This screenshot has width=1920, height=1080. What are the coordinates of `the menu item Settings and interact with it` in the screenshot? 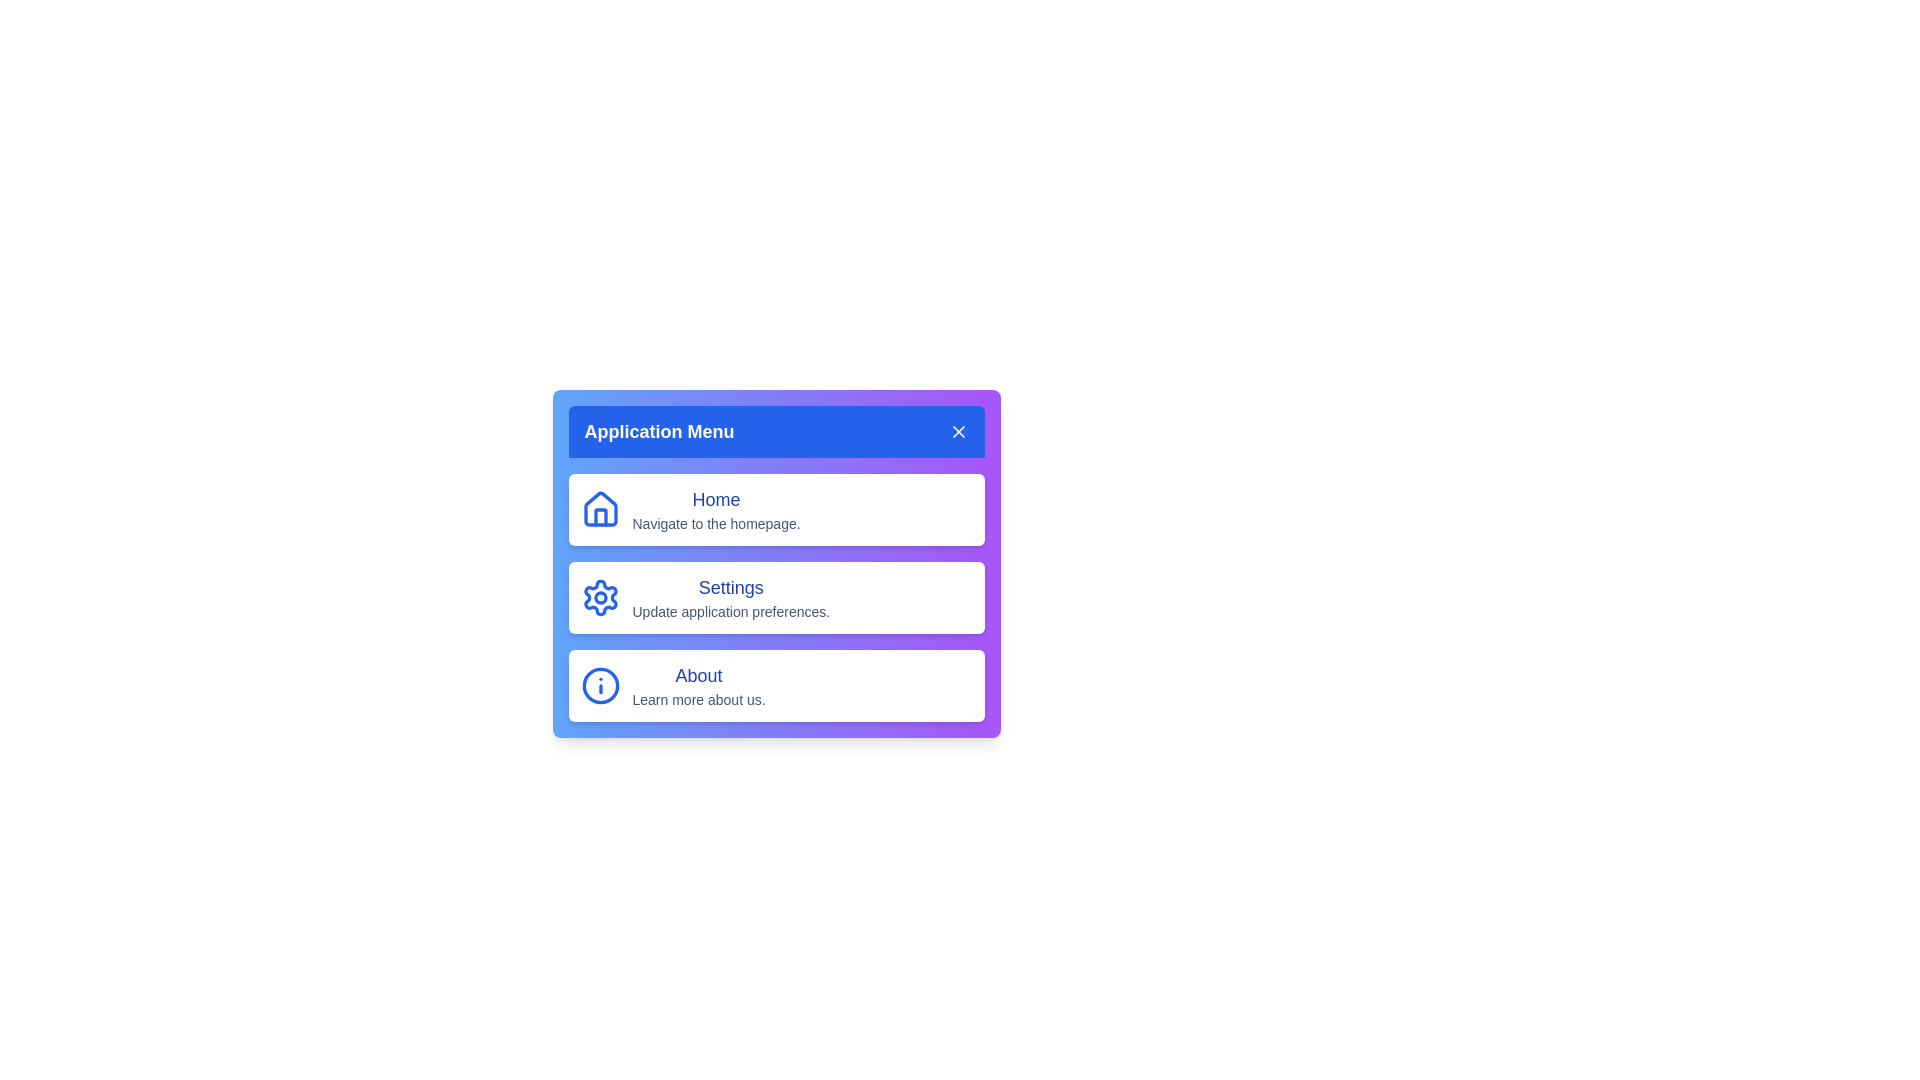 It's located at (775, 596).